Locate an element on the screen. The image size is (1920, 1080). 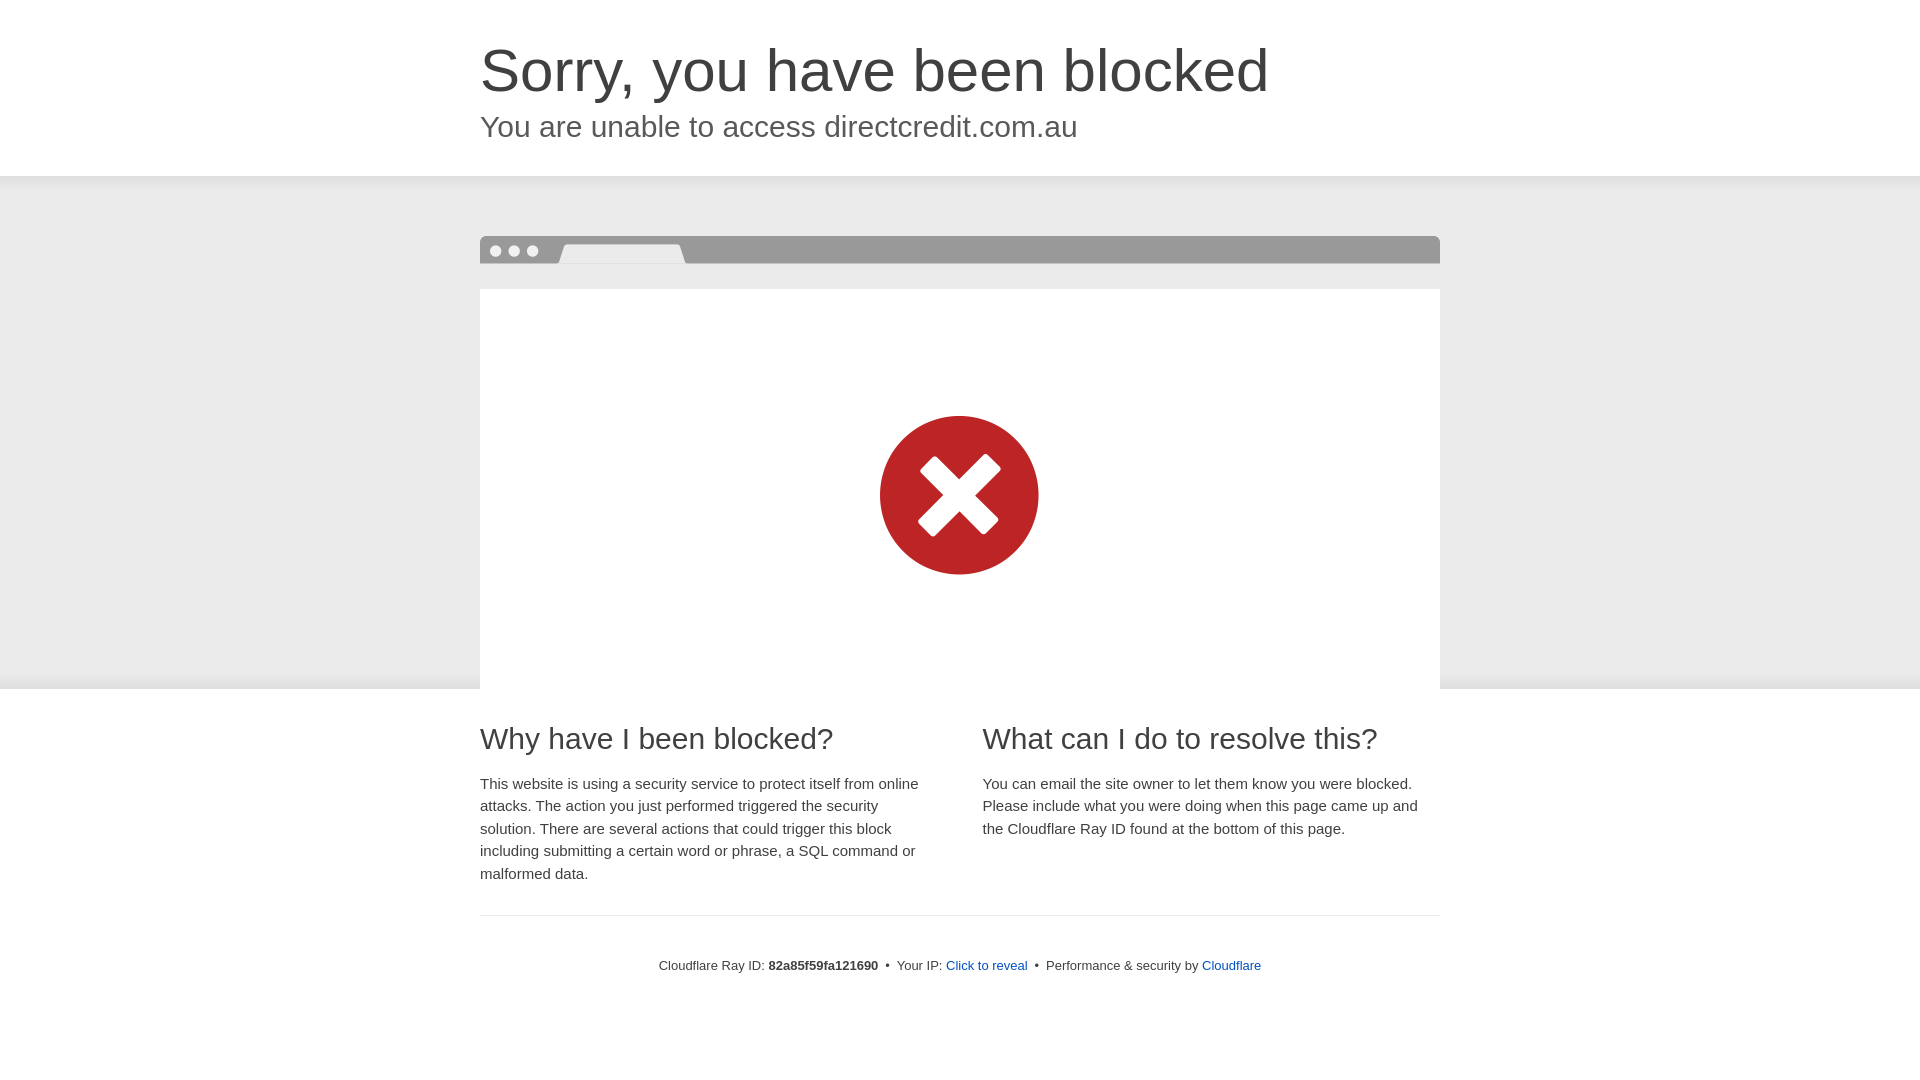
'Click to reveal' is located at coordinates (944, 964).